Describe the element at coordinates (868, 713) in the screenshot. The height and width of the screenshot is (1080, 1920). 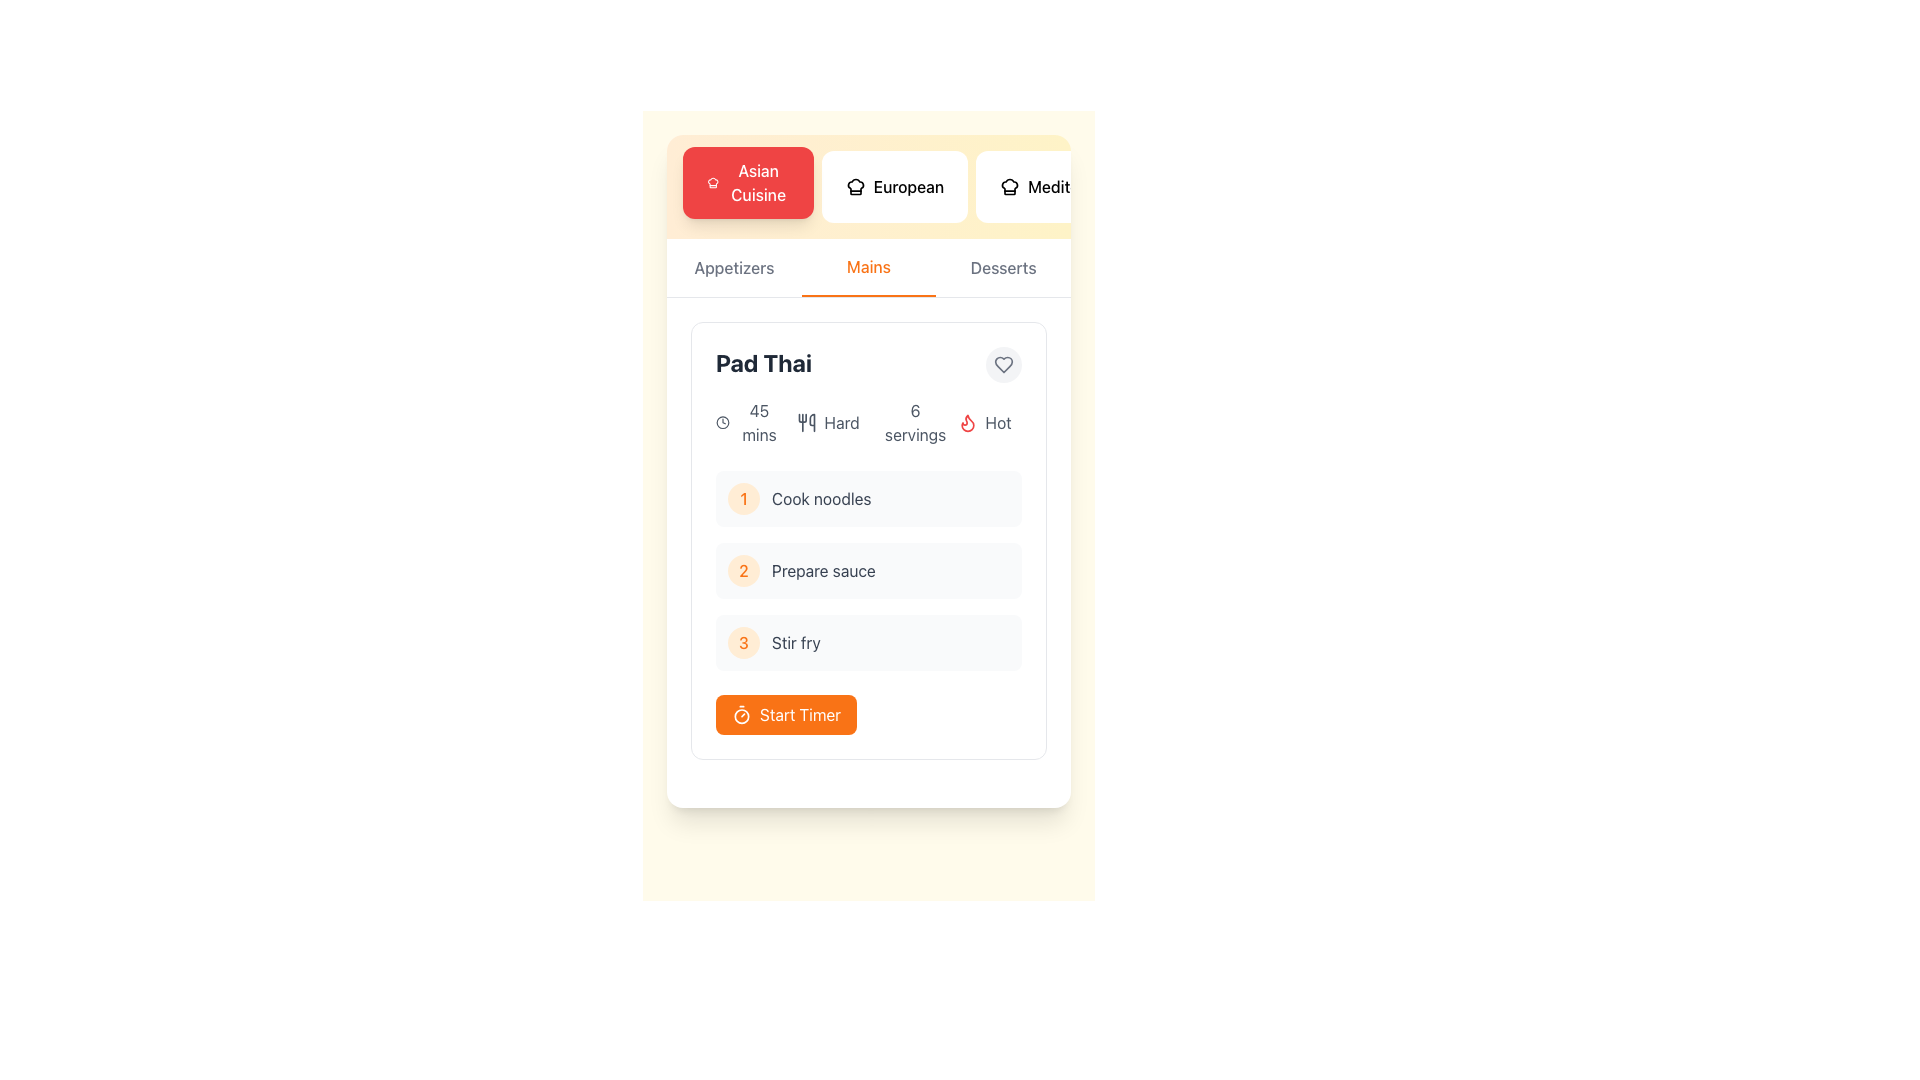
I see `the orange button labeled 'Start Timer' located below the steps for 'Pad Thai' to trigger its hover effects` at that location.